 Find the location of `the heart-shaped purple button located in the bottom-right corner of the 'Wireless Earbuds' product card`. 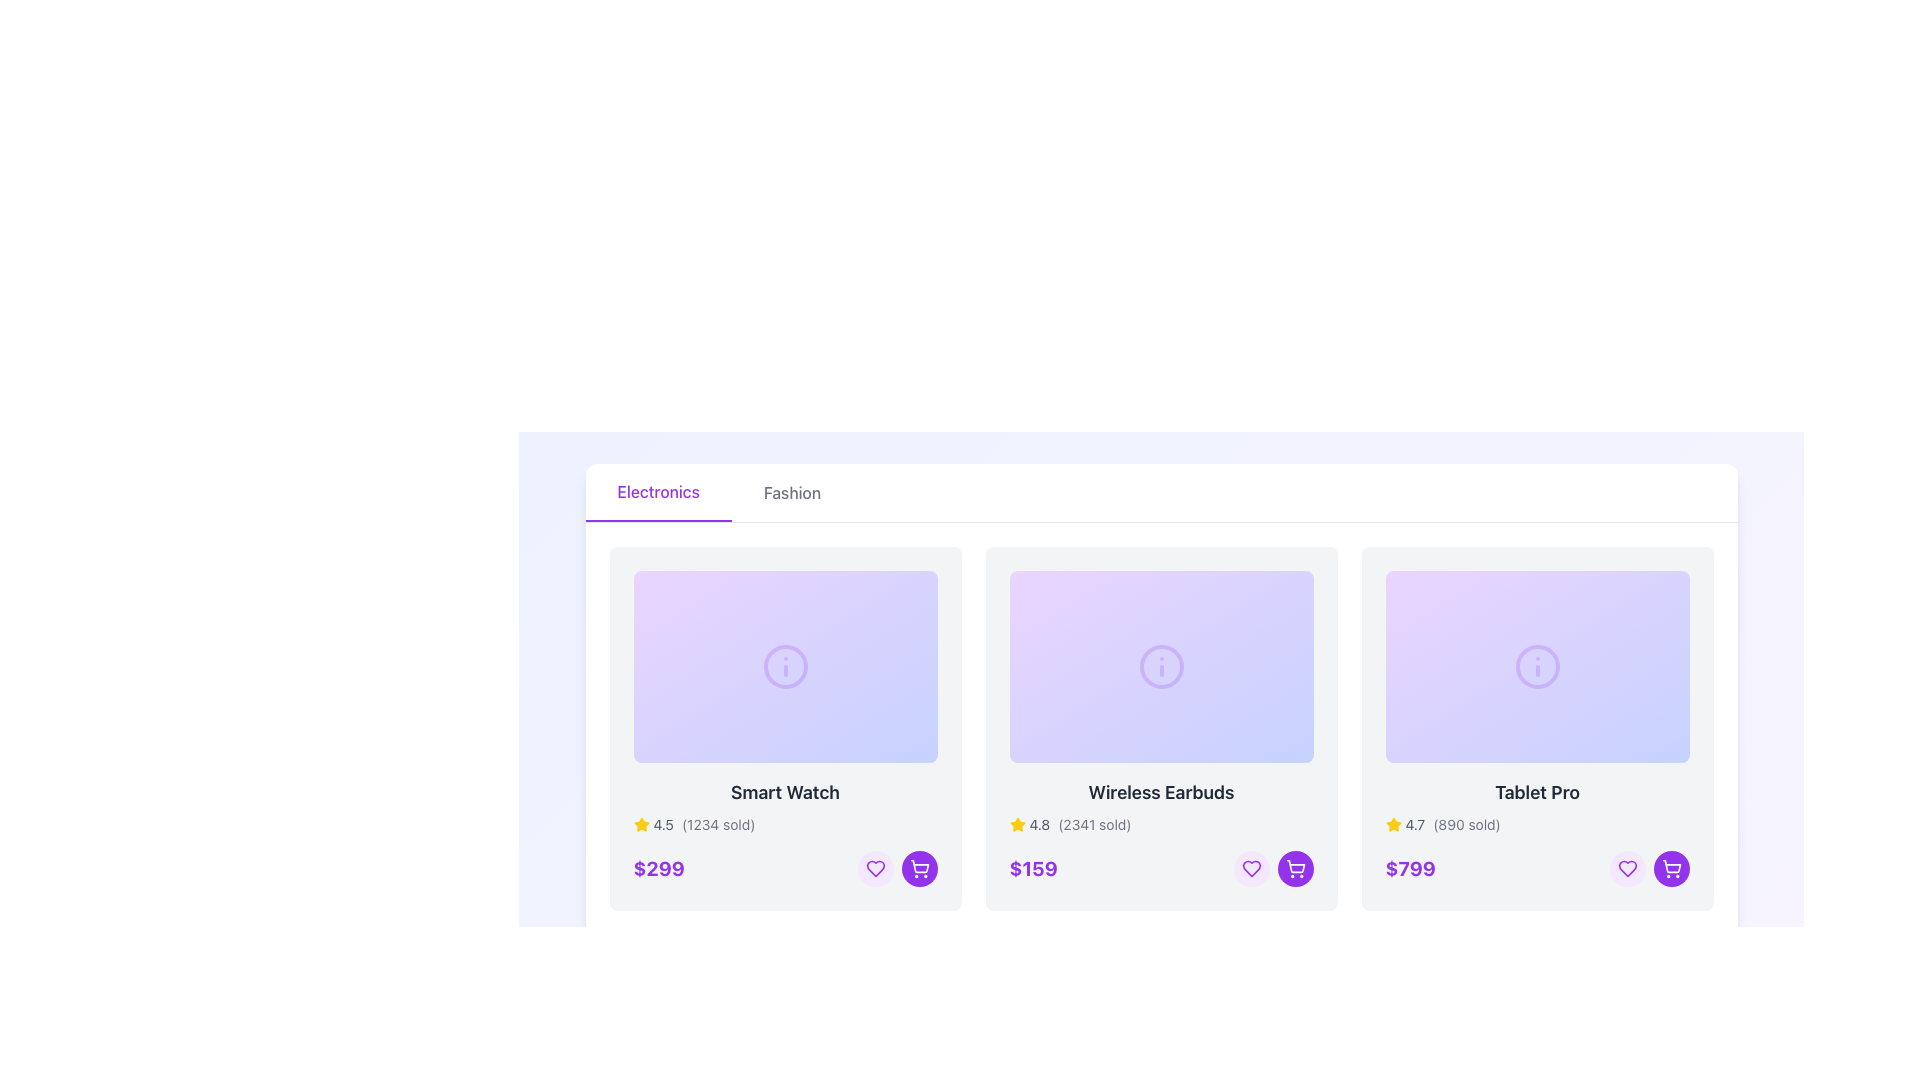

the heart-shaped purple button located in the bottom-right corner of the 'Wireless Earbuds' product card is located at coordinates (1250, 867).